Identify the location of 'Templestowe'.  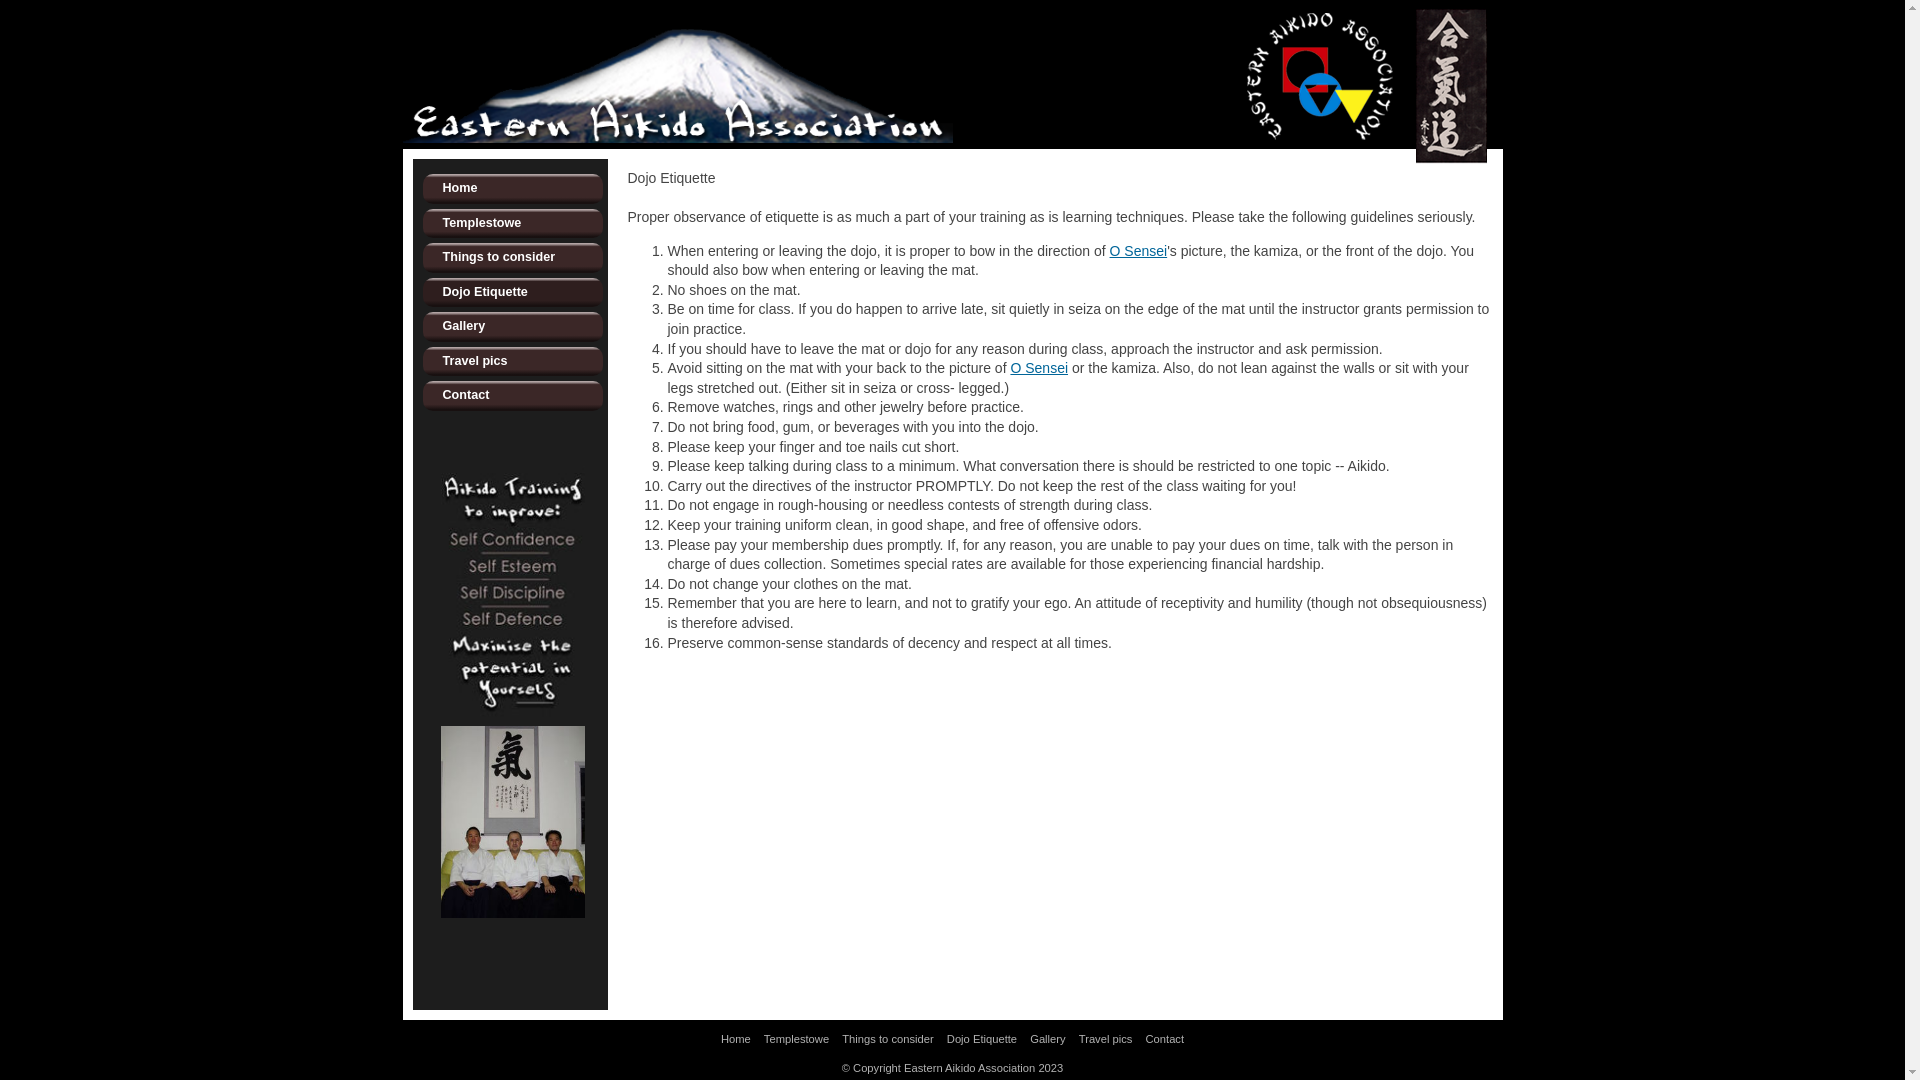
(512, 223).